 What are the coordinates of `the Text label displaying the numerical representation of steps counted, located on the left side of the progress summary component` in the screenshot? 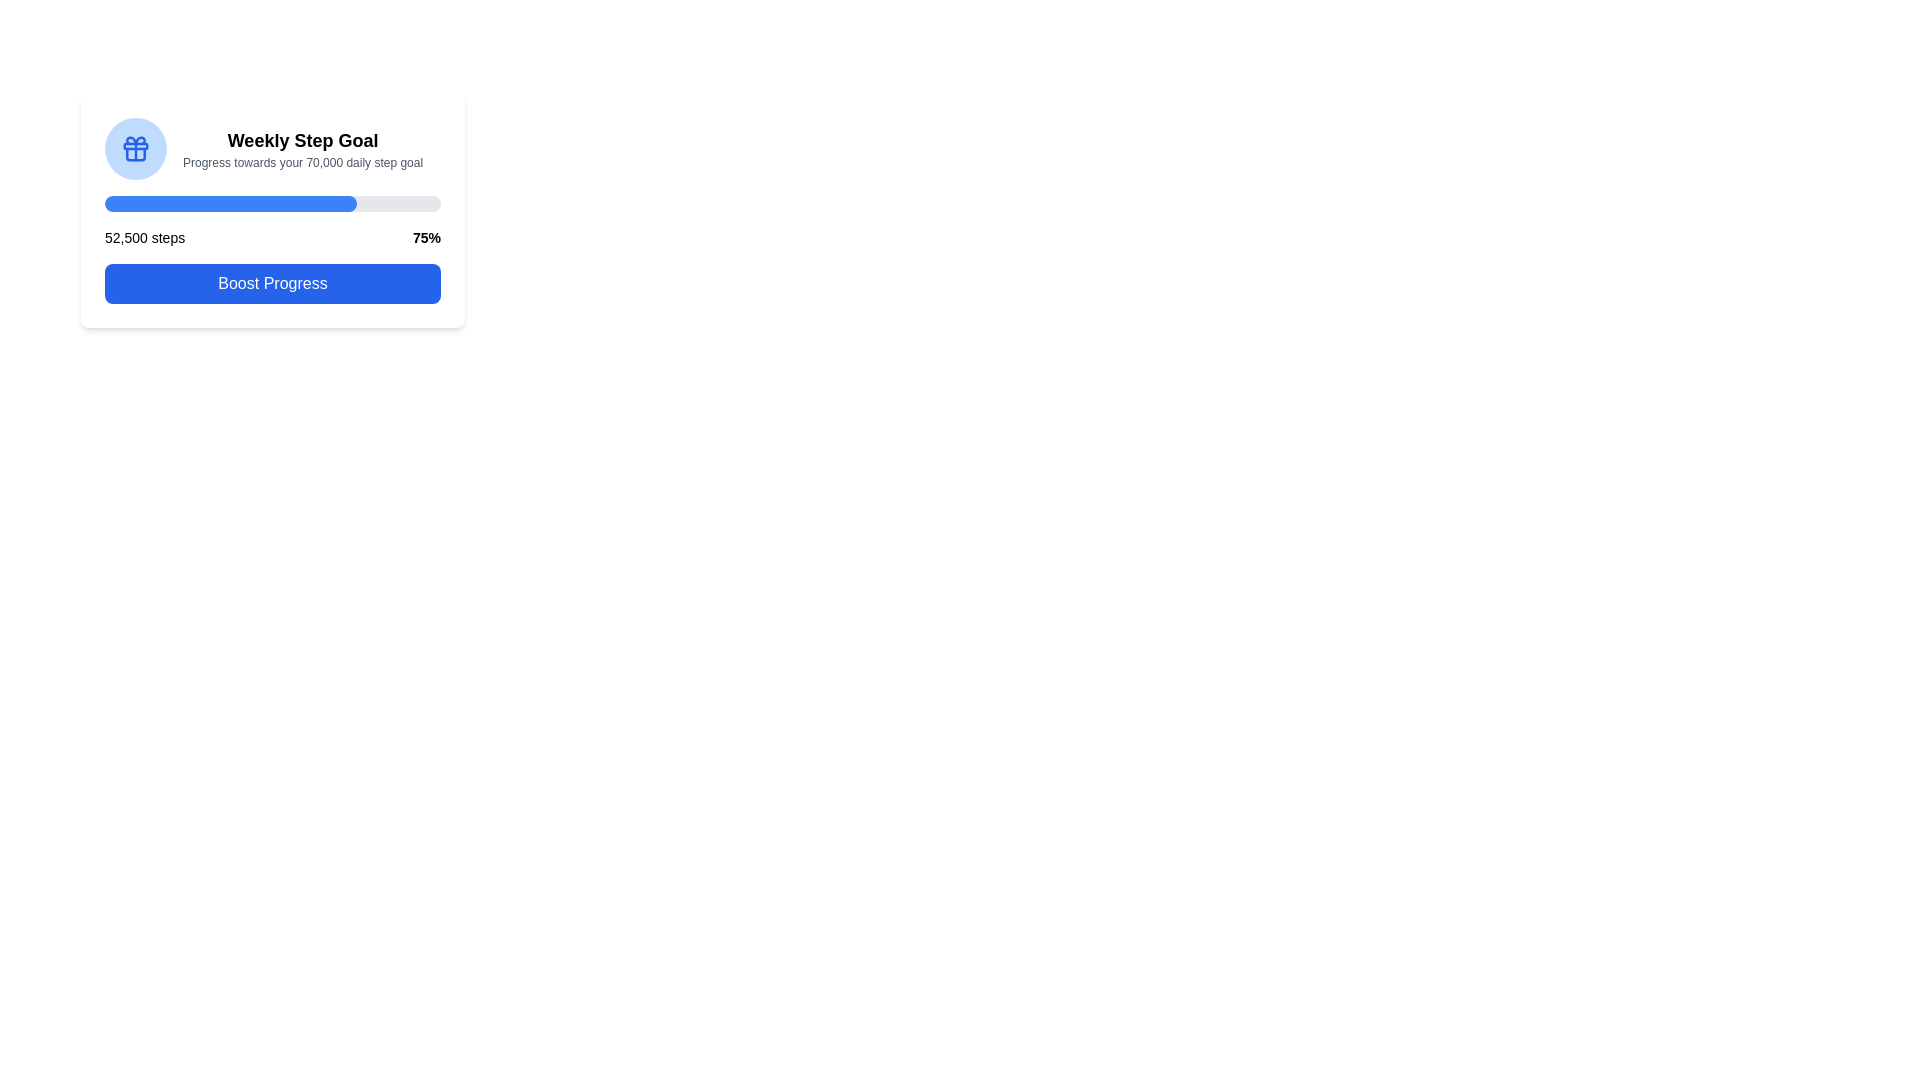 It's located at (144, 237).